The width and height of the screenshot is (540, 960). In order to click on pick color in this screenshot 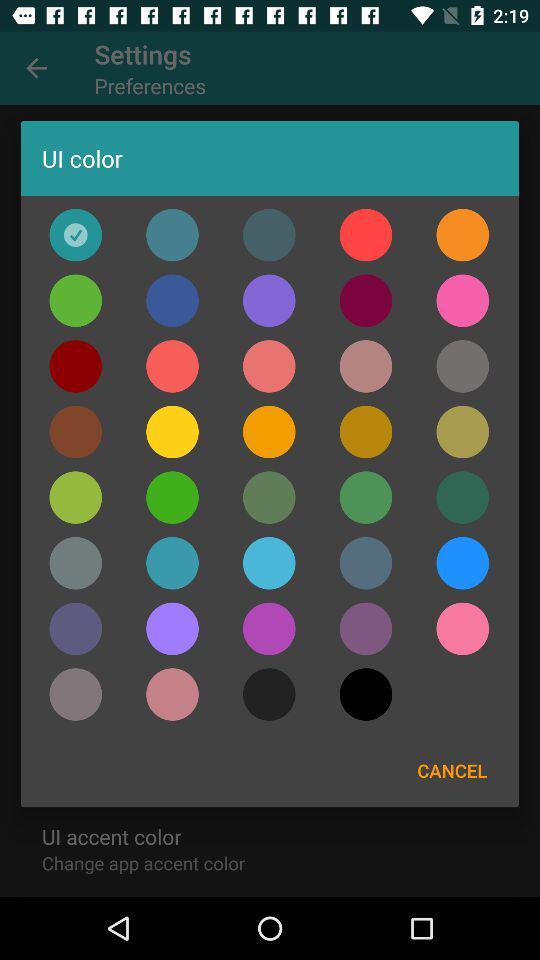, I will do `click(269, 432)`.